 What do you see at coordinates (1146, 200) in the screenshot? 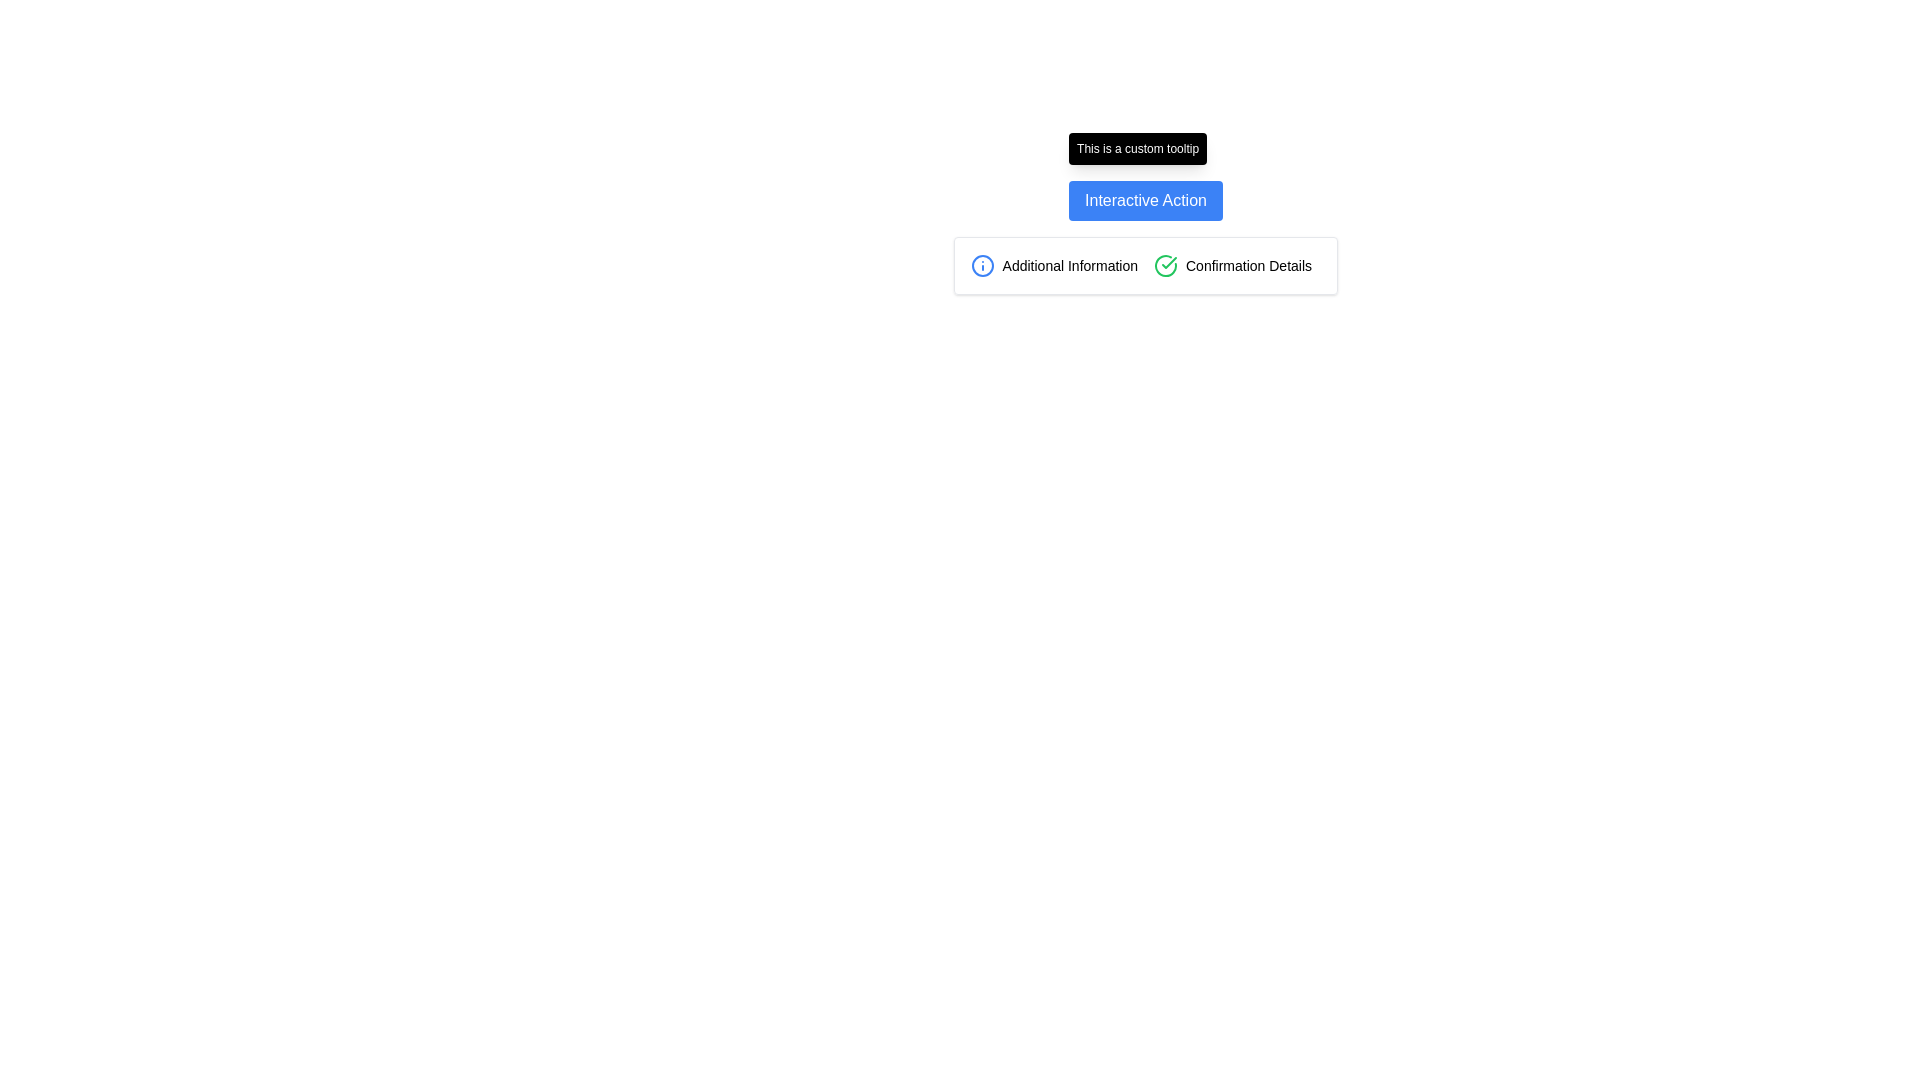
I see `the rectangular button labeled 'Interactive Action' with a blue background` at bounding box center [1146, 200].